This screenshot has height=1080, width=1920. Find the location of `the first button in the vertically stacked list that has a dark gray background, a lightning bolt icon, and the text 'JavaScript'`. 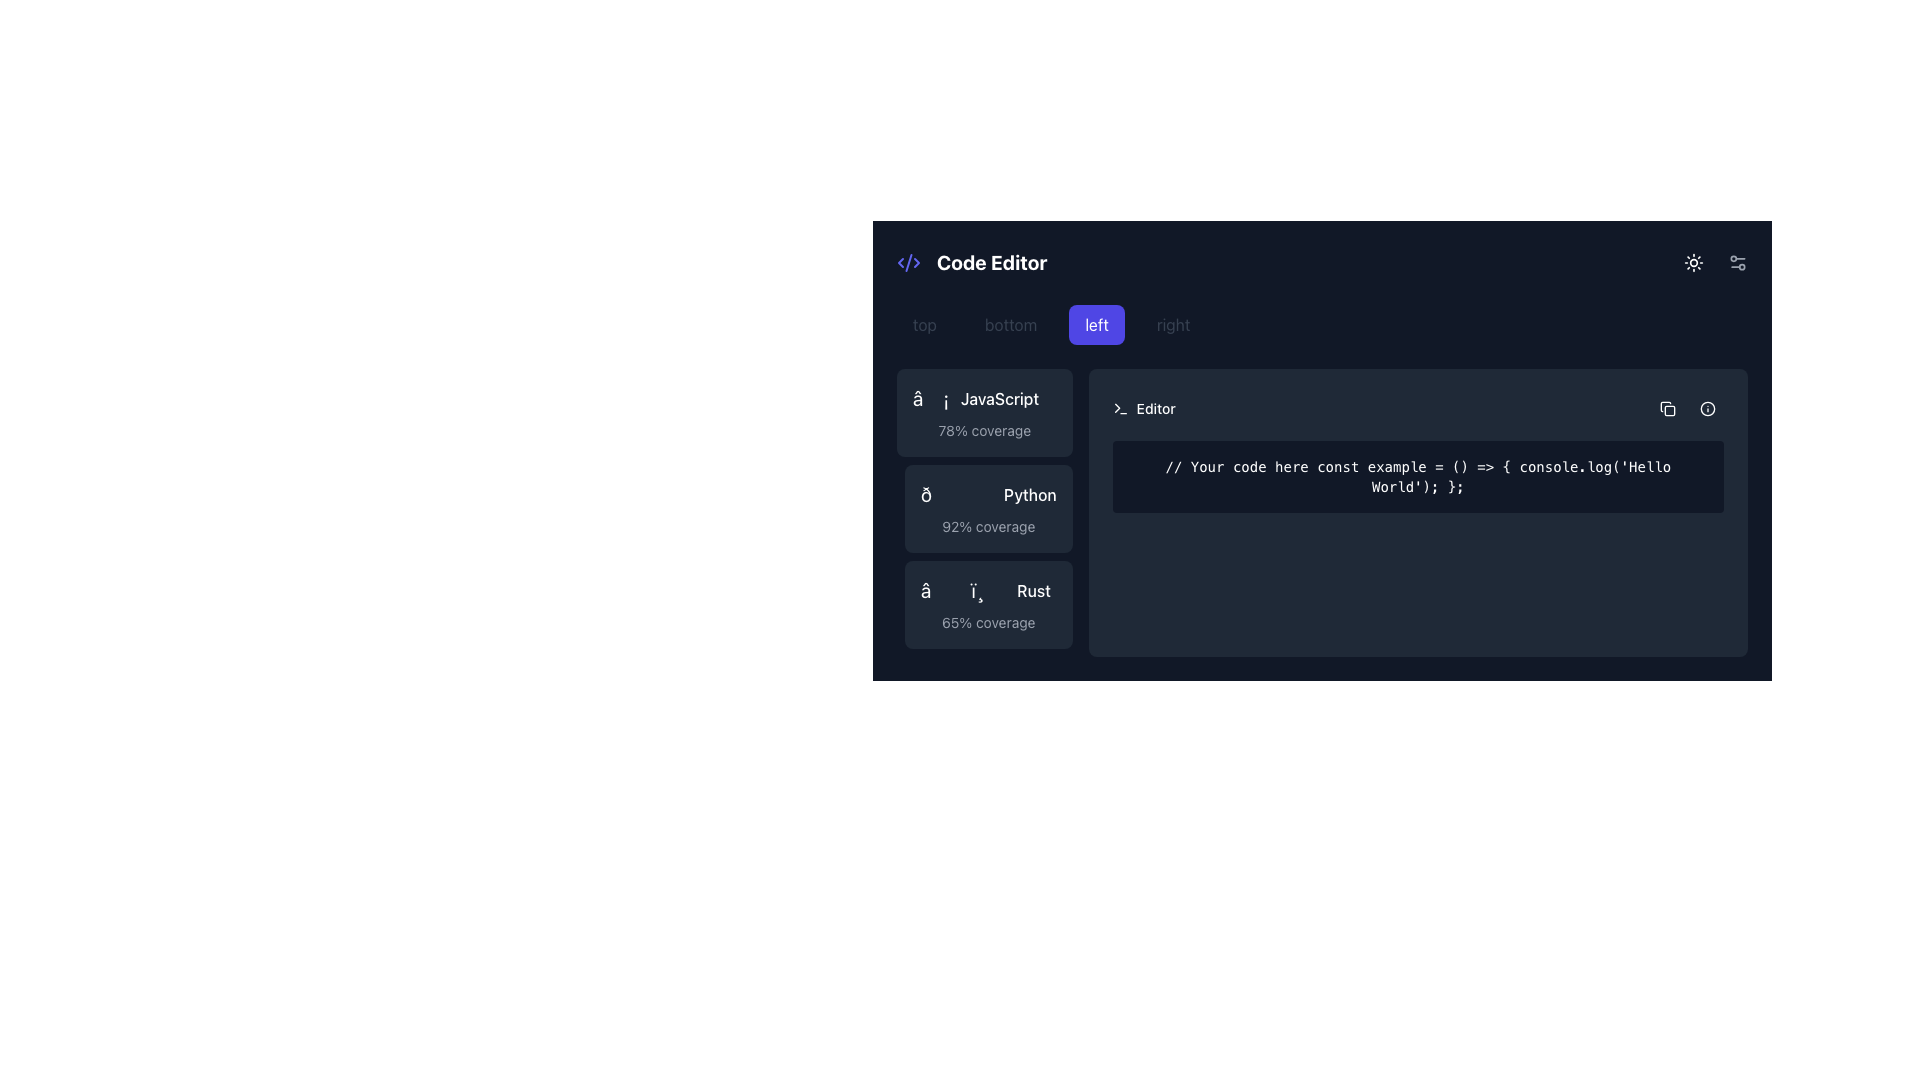

the first button in the vertically stacked list that has a dark gray background, a lightning bolt icon, and the text 'JavaScript' is located at coordinates (984, 411).